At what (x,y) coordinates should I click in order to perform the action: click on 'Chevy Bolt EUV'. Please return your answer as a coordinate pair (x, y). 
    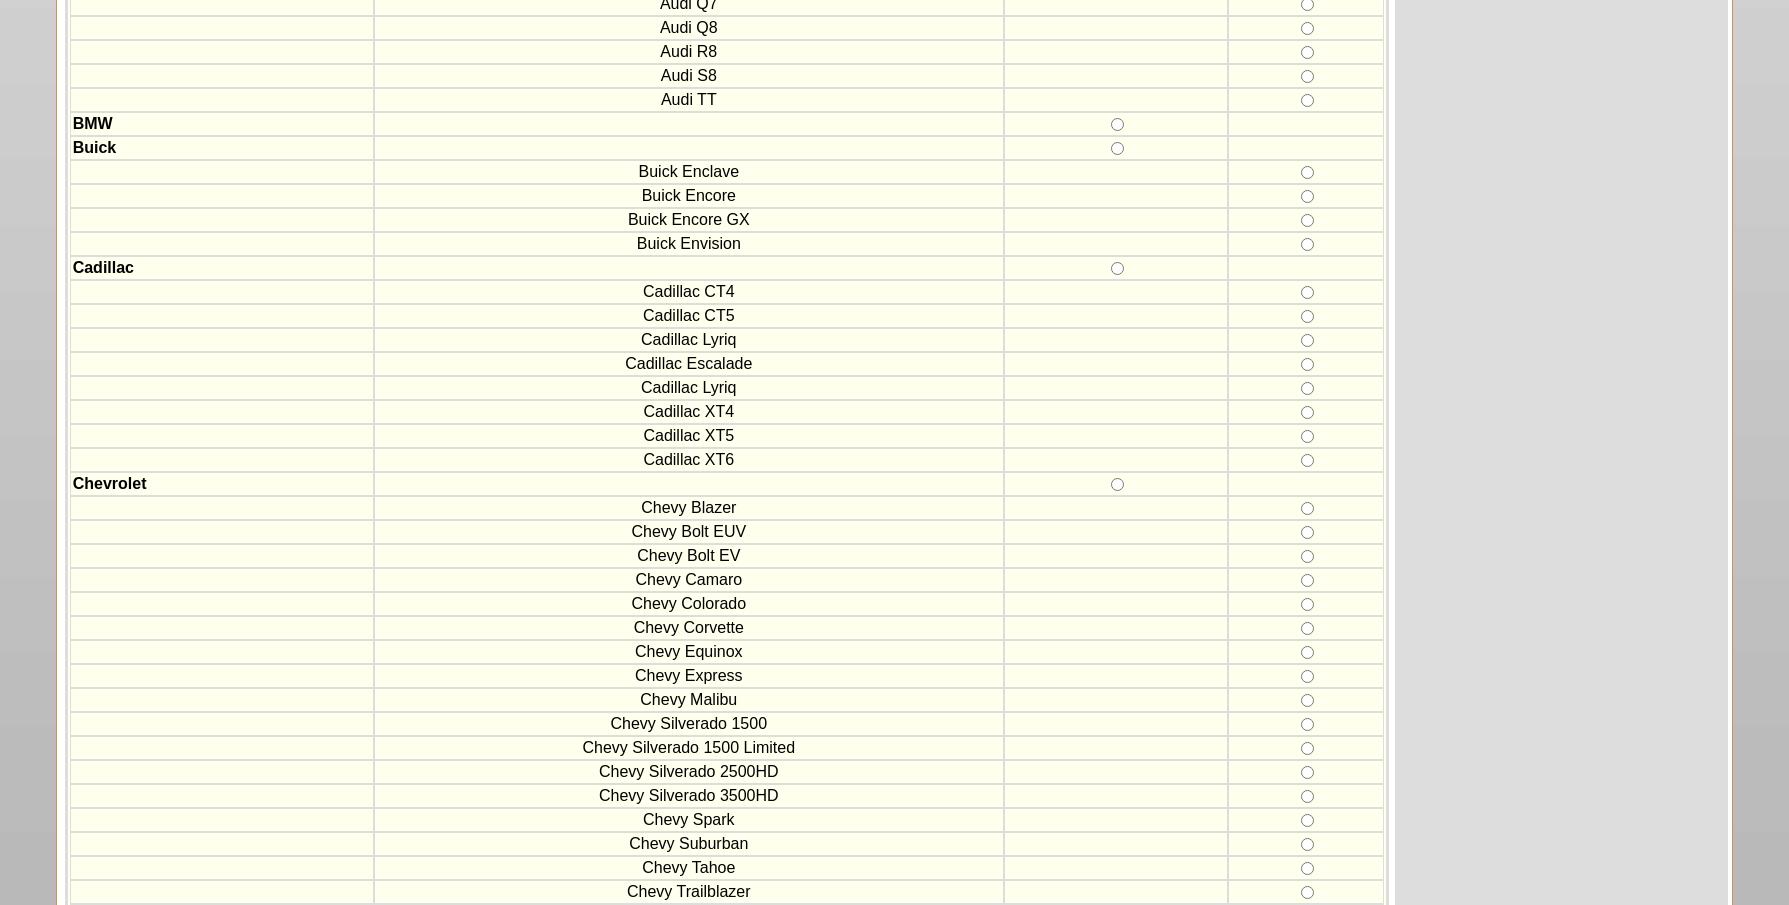
    Looking at the image, I should click on (688, 530).